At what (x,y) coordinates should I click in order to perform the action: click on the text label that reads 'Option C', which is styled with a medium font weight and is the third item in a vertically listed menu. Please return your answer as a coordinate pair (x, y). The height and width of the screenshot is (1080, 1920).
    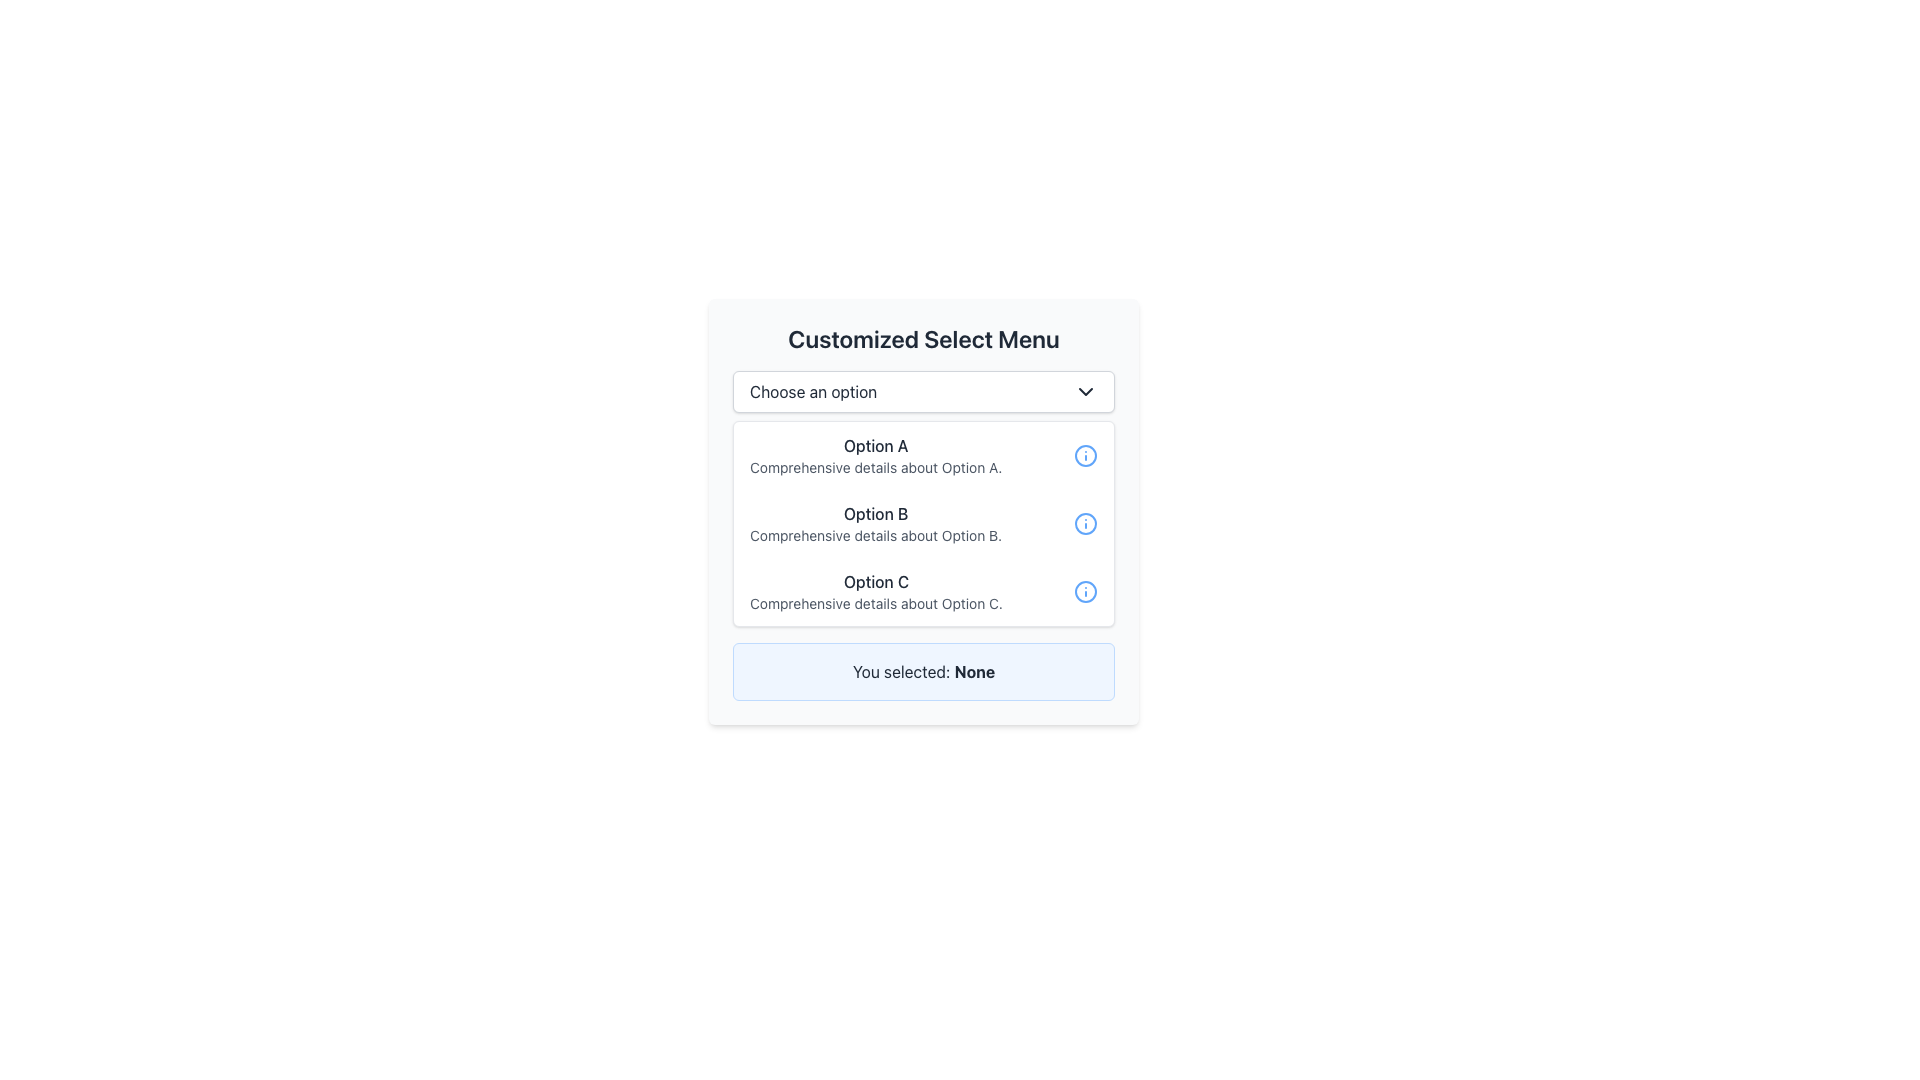
    Looking at the image, I should click on (876, 582).